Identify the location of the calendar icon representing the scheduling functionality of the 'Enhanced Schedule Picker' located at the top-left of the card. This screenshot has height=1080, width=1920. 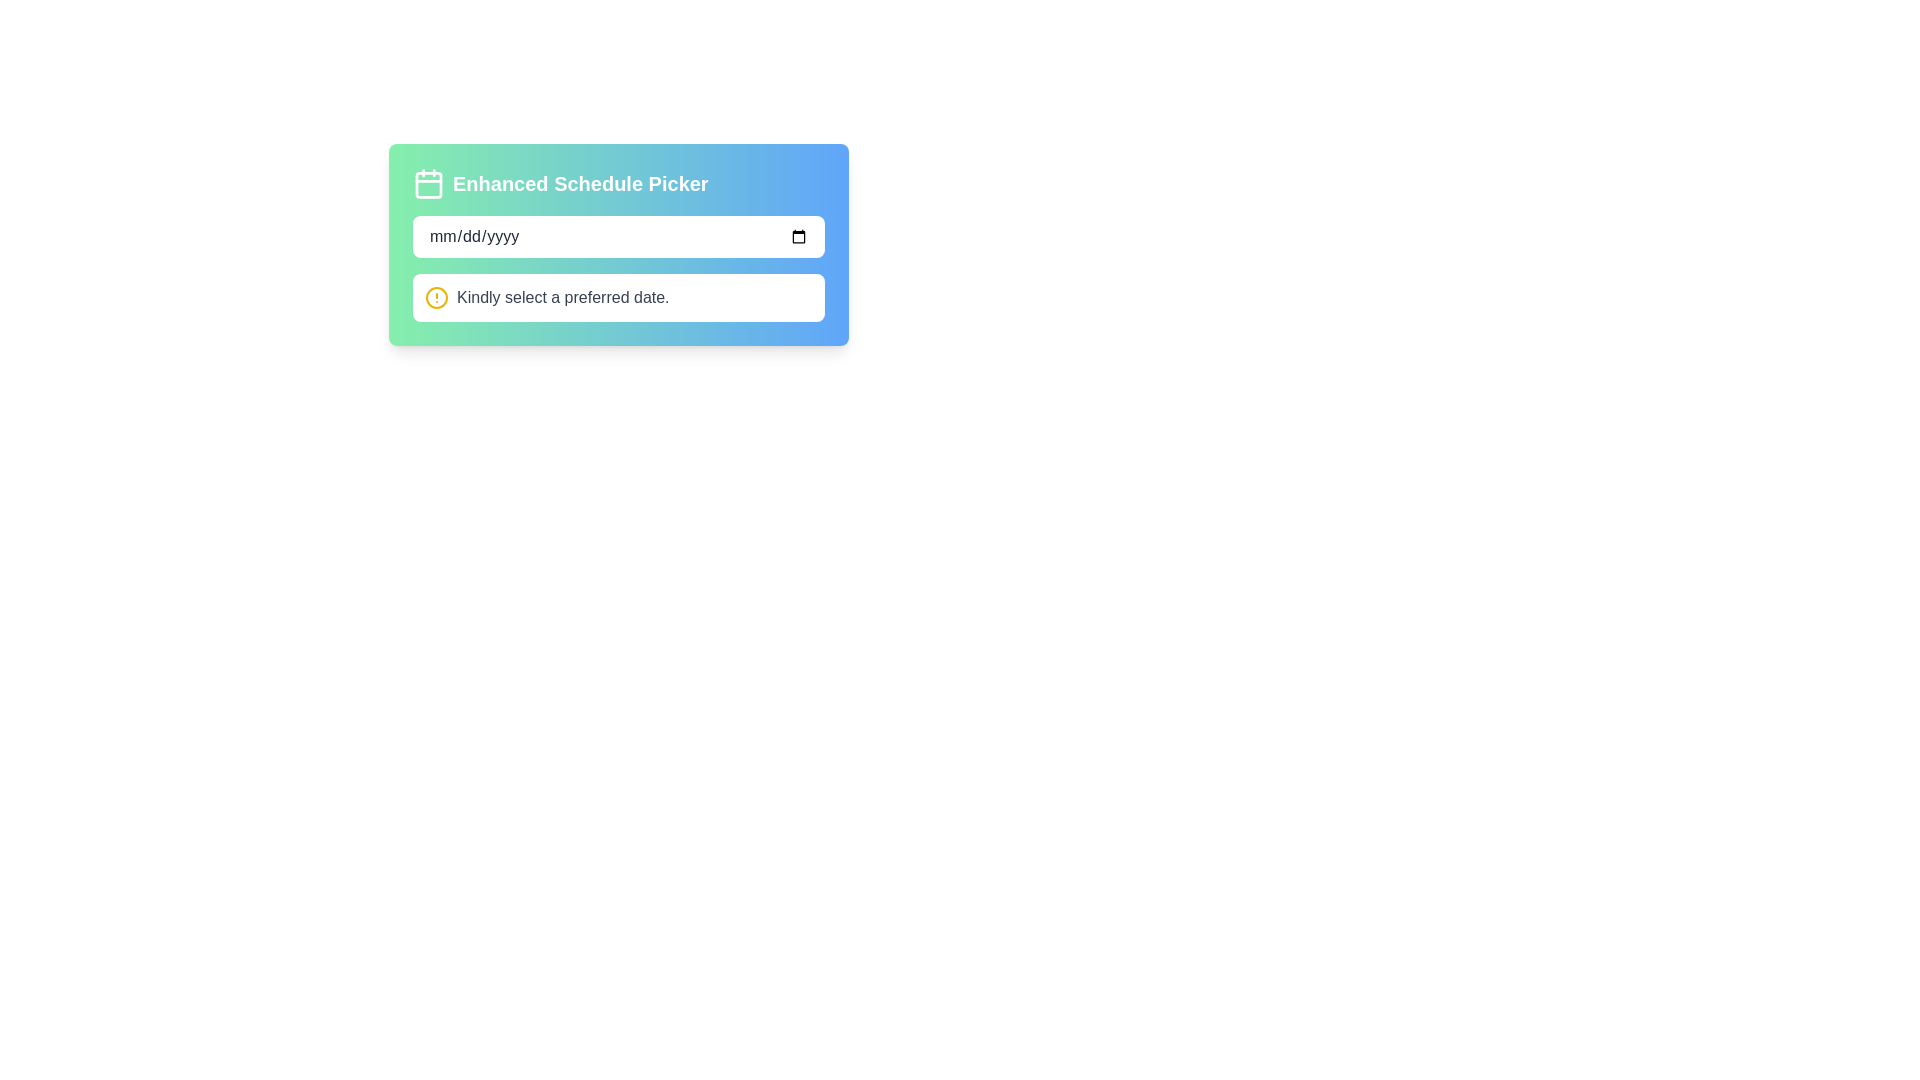
(427, 184).